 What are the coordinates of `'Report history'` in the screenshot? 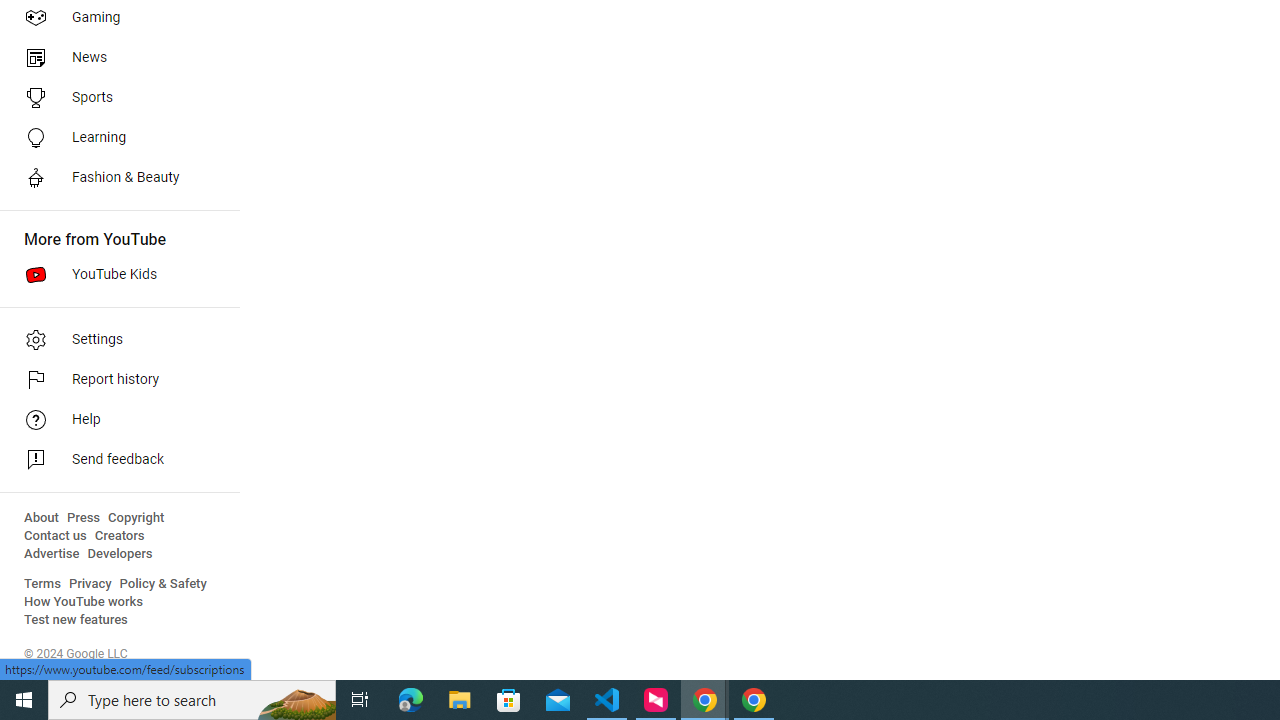 It's located at (112, 380).